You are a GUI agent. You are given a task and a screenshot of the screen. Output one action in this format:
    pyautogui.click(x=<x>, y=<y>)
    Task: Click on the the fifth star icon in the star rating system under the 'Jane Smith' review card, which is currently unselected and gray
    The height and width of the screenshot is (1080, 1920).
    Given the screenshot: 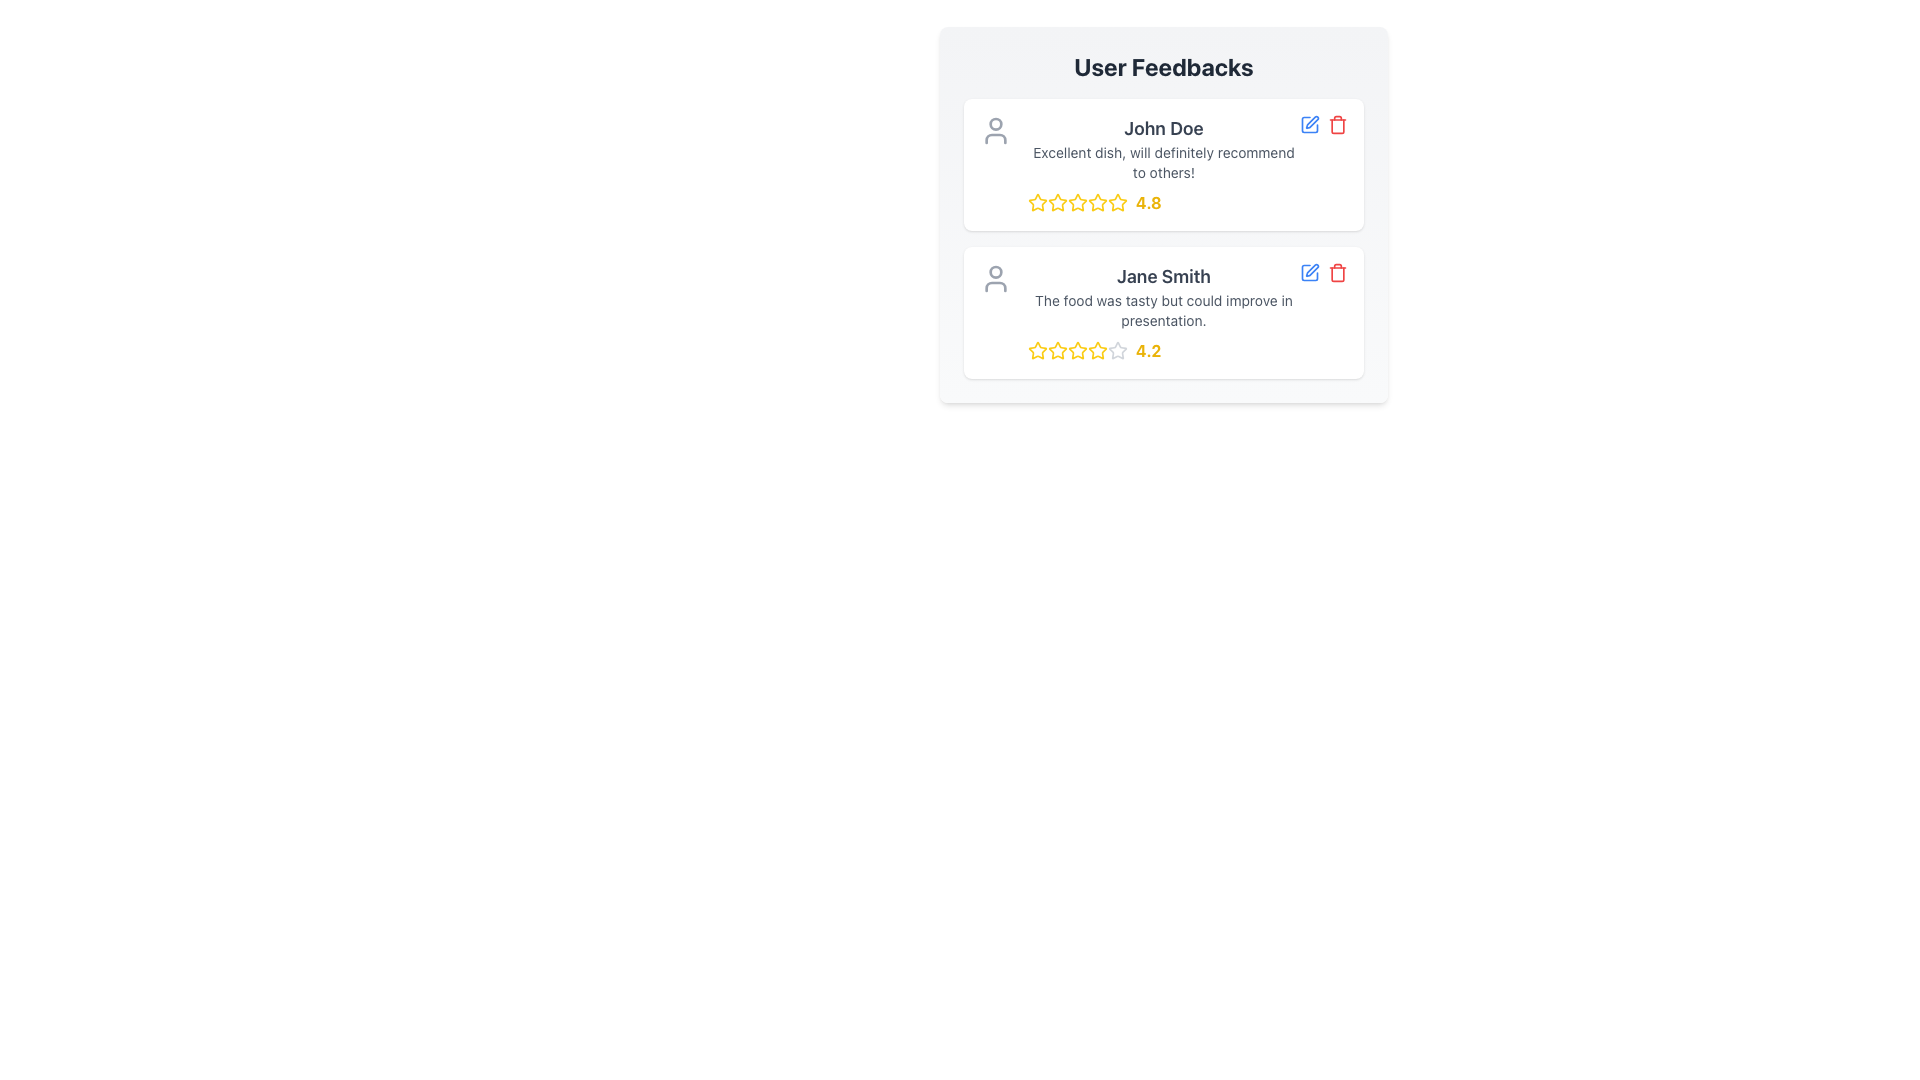 What is the action you would take?
    pyautogui.click(x=1117, y=350)
    